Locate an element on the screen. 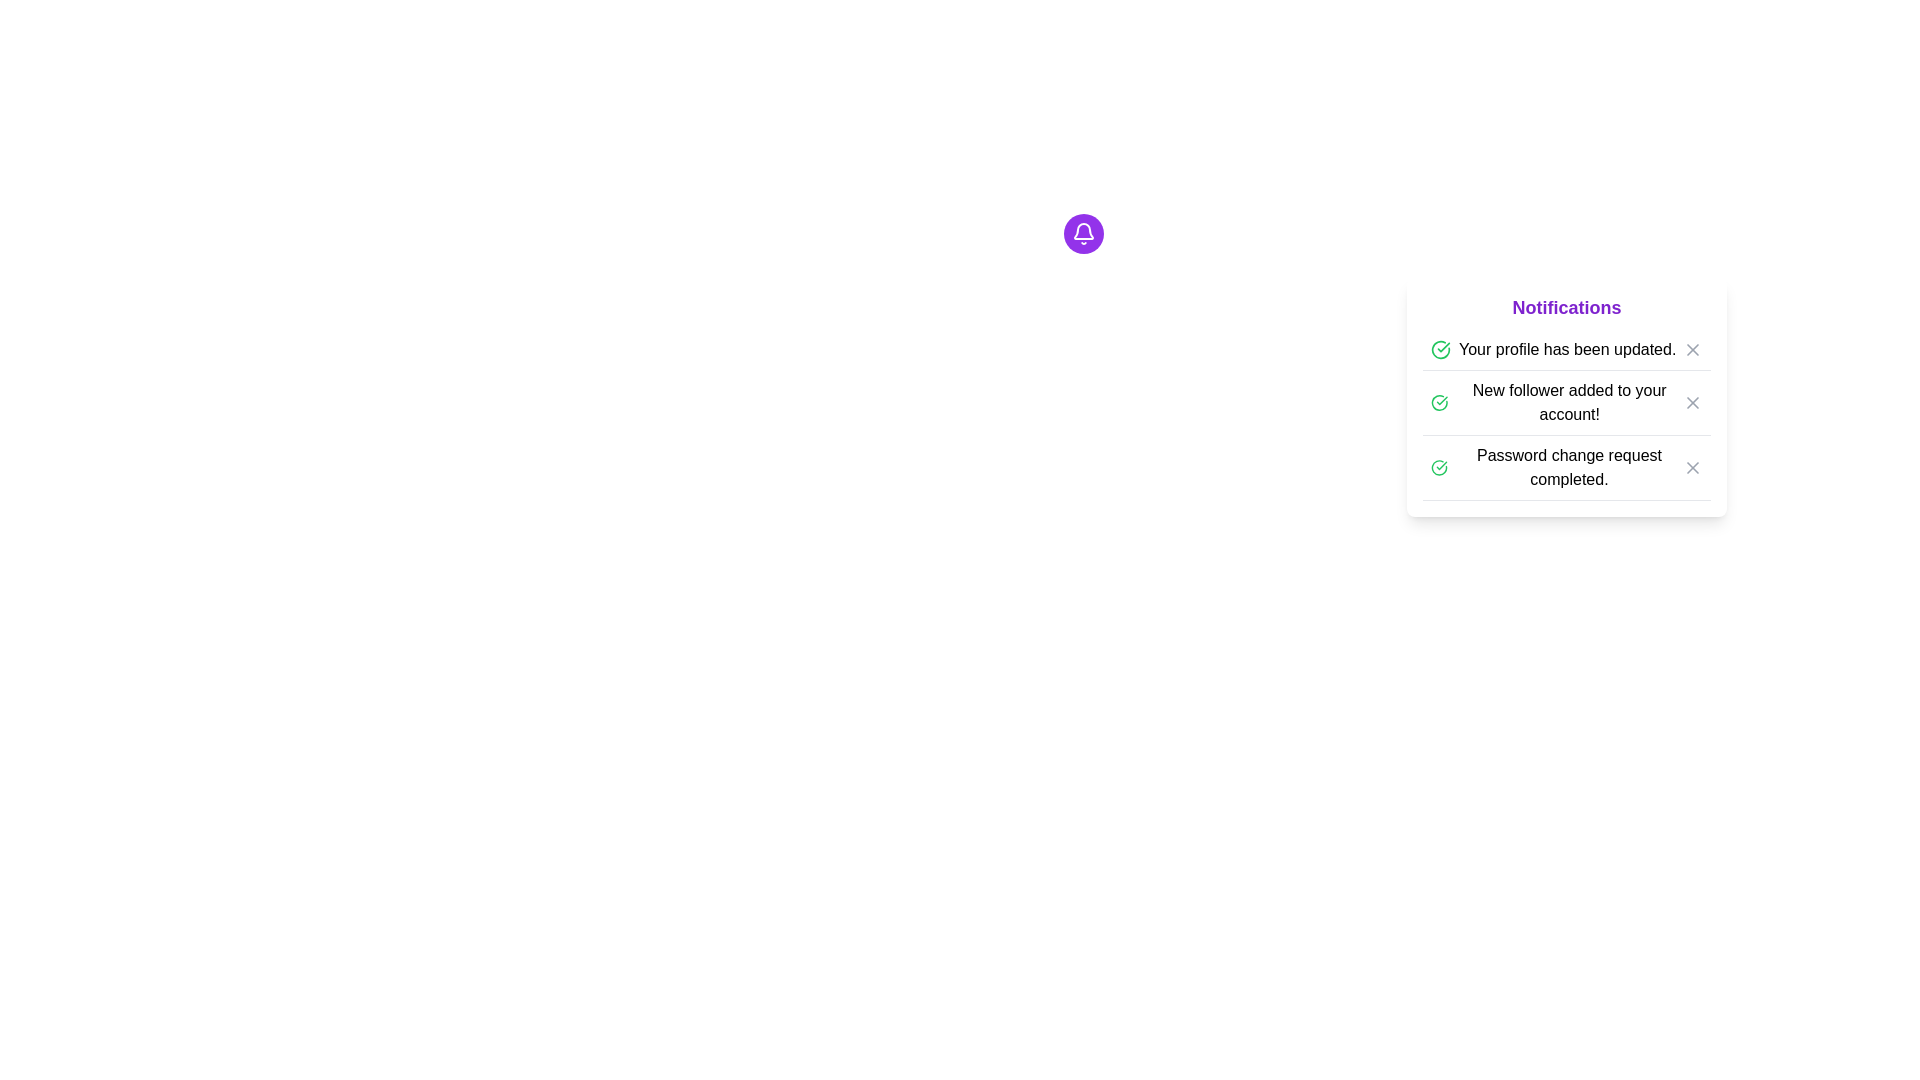  the diagonal cross icon button is located at coordinates (1692, 402).